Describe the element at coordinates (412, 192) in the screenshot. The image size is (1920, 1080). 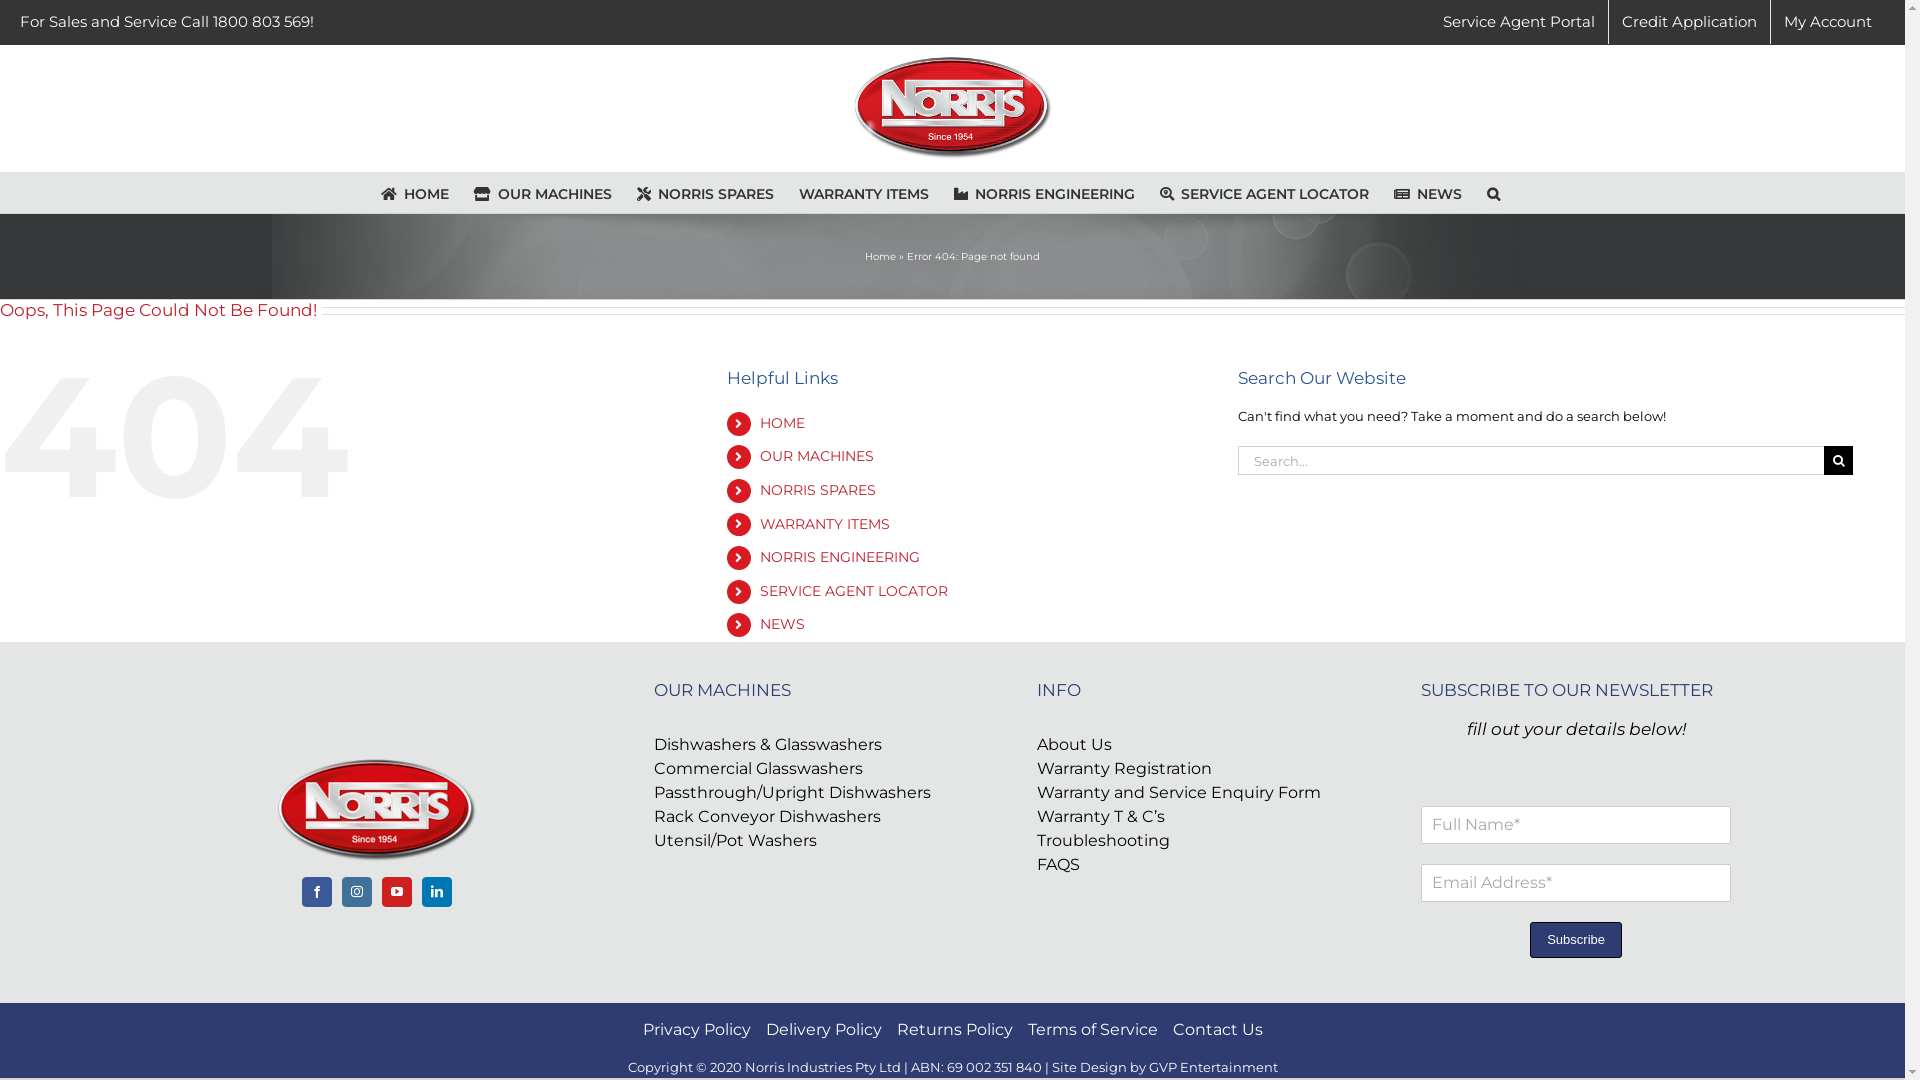
I see `'HOME'` at that location.